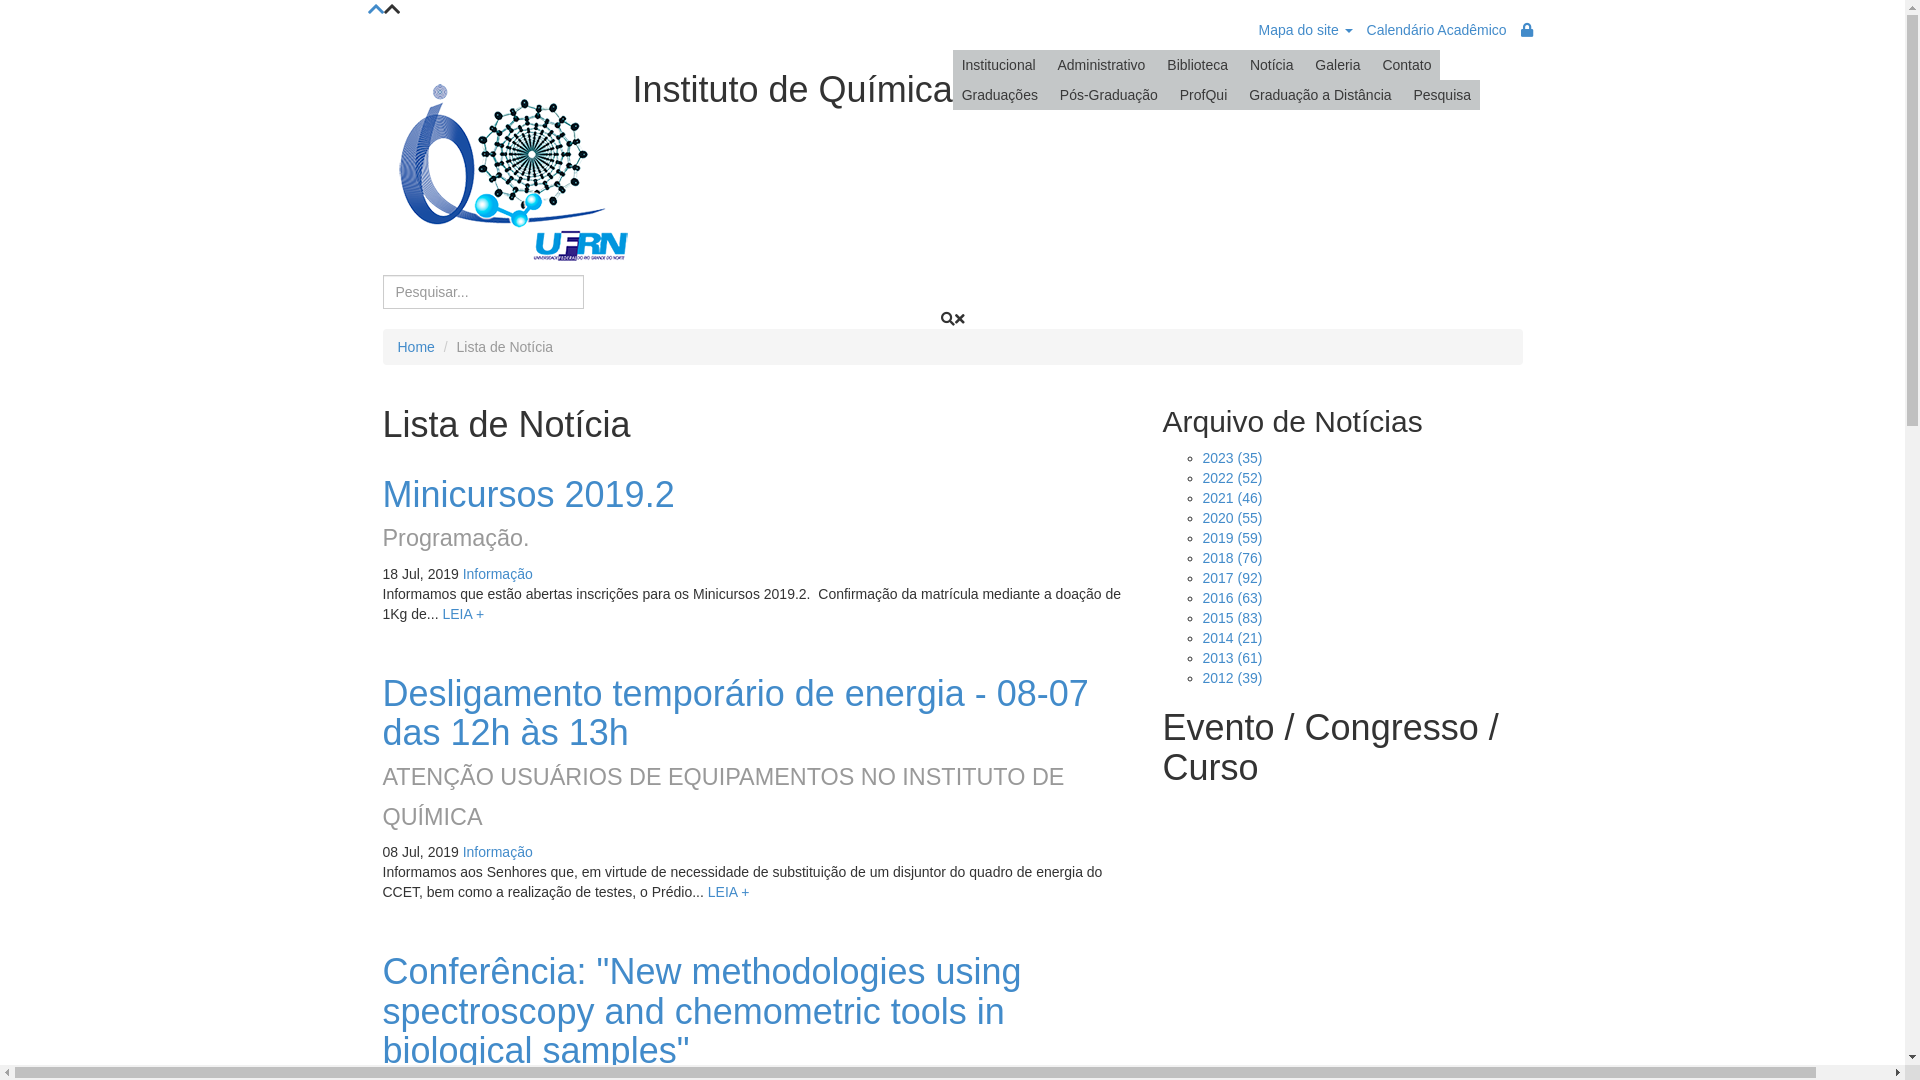  Describe the element at coordinates (528, 494) in the screenshot. I see `'Minicursos 2019.2'` at that location.